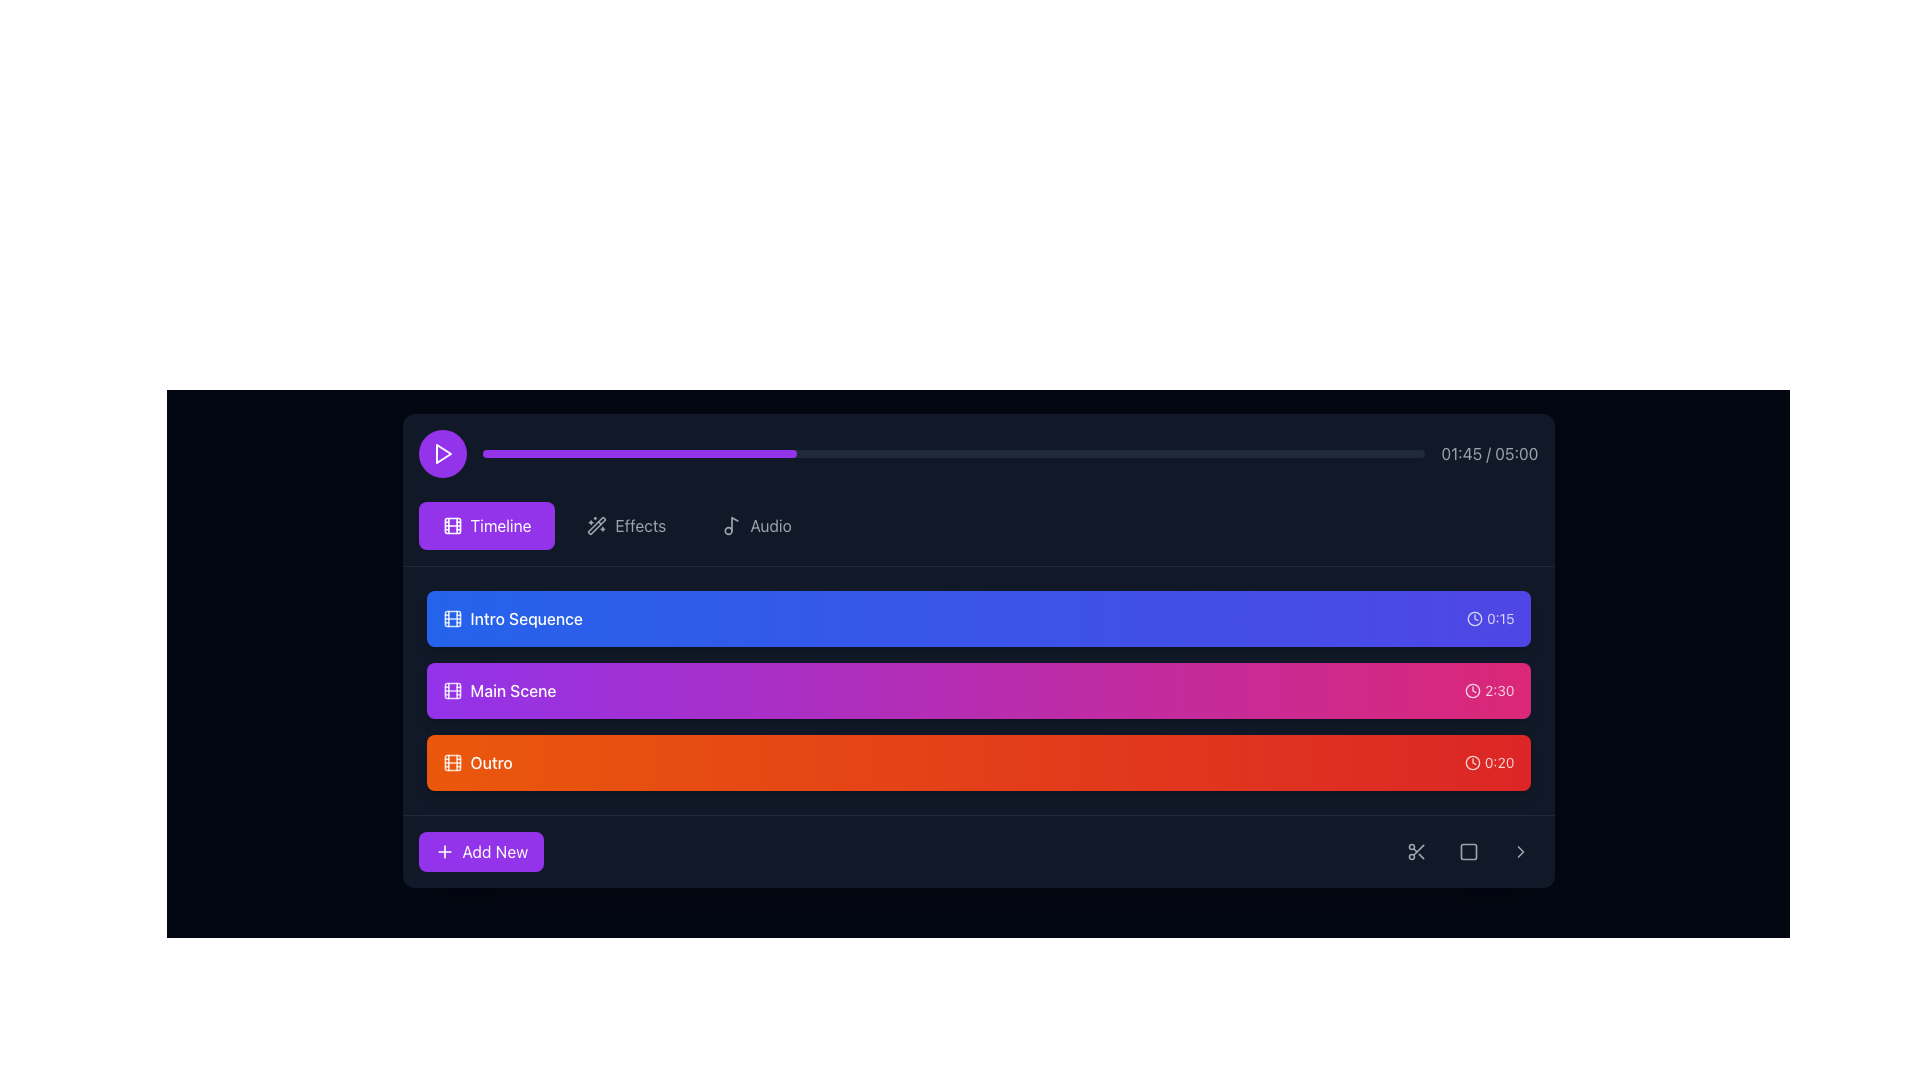 Image resolution: width=1920 pixels, height=1080 pixels. I want to click on the 'Effects' button, which is a rounded button with a dark background and light gray text, located next to the 'Timeline' button and left of the 'Audio' button, so click(625, 524).